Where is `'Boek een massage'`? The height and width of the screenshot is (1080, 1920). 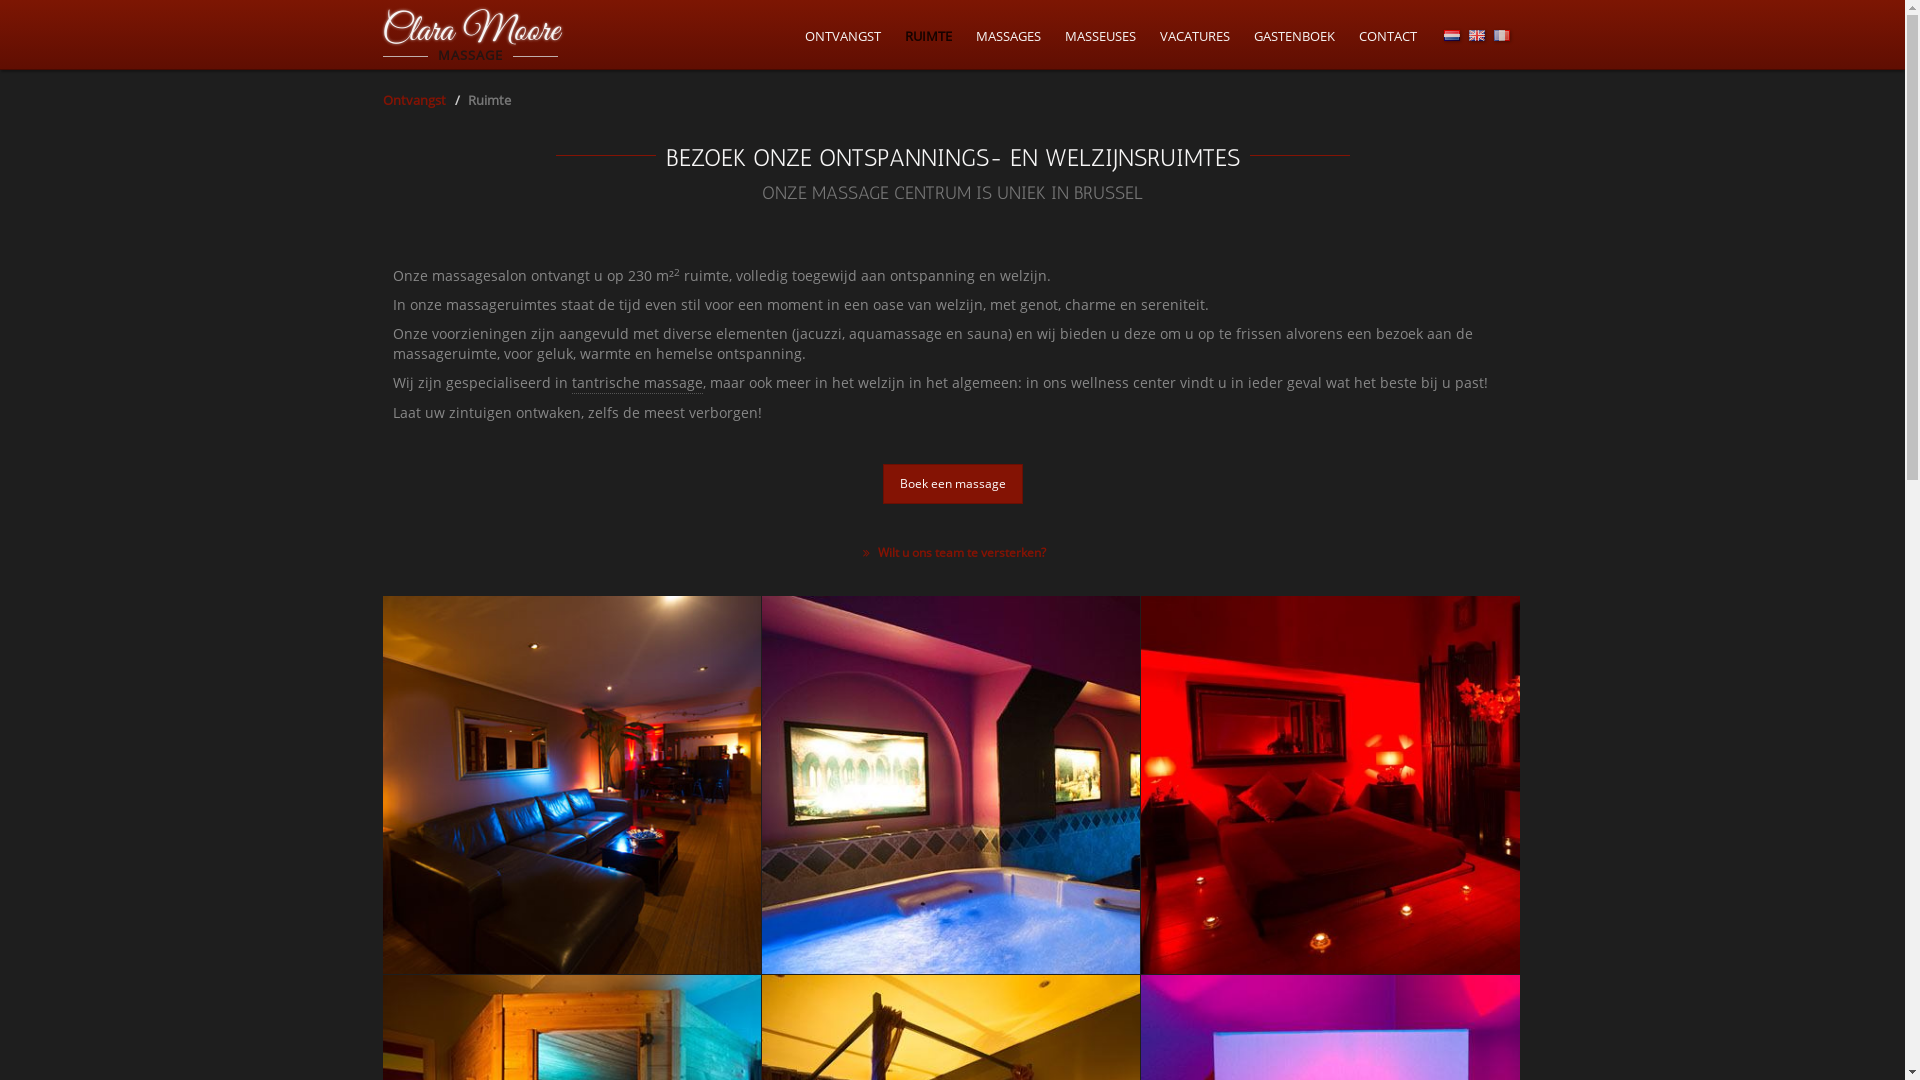 'Boek een massage' is located at coordinates (950, 483).